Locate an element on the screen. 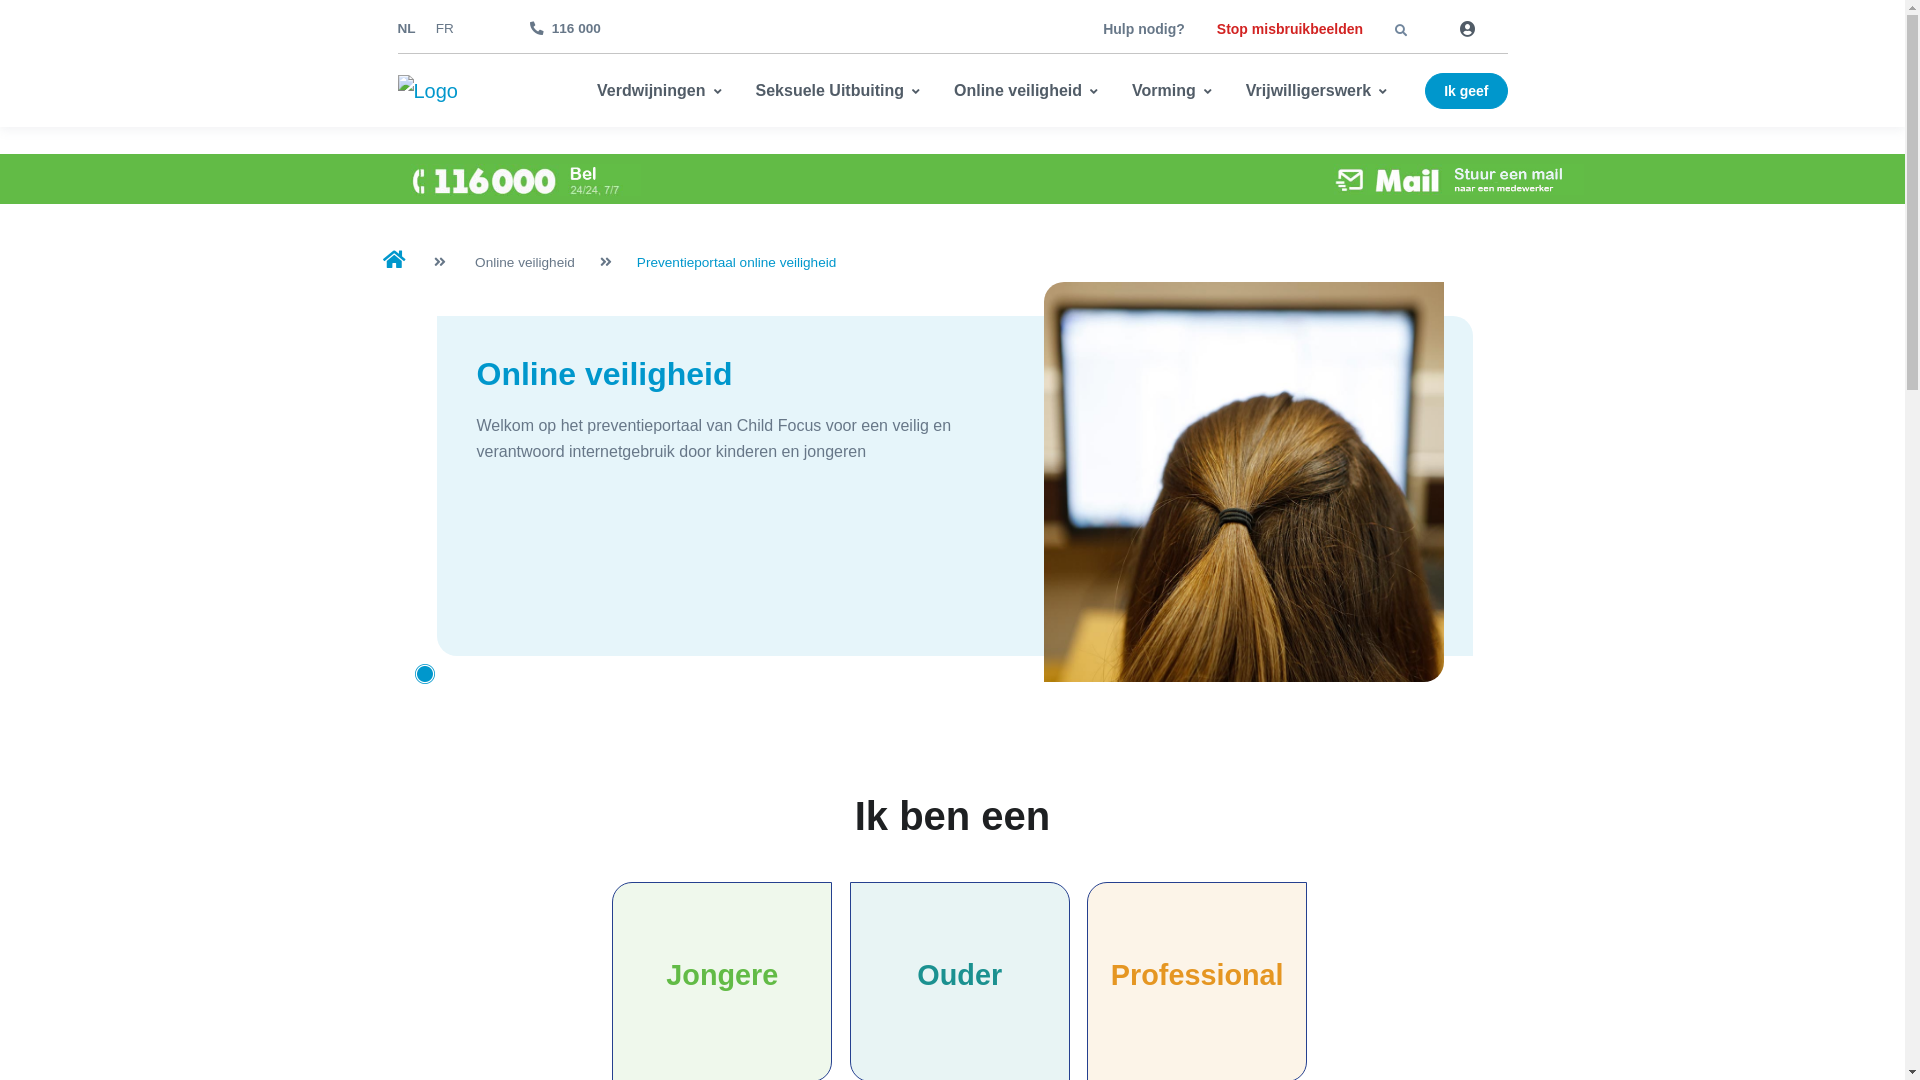 This screenshot has height=1080, width=1920. 'Hulp nodig?' is located at coordinates (1143, 29).